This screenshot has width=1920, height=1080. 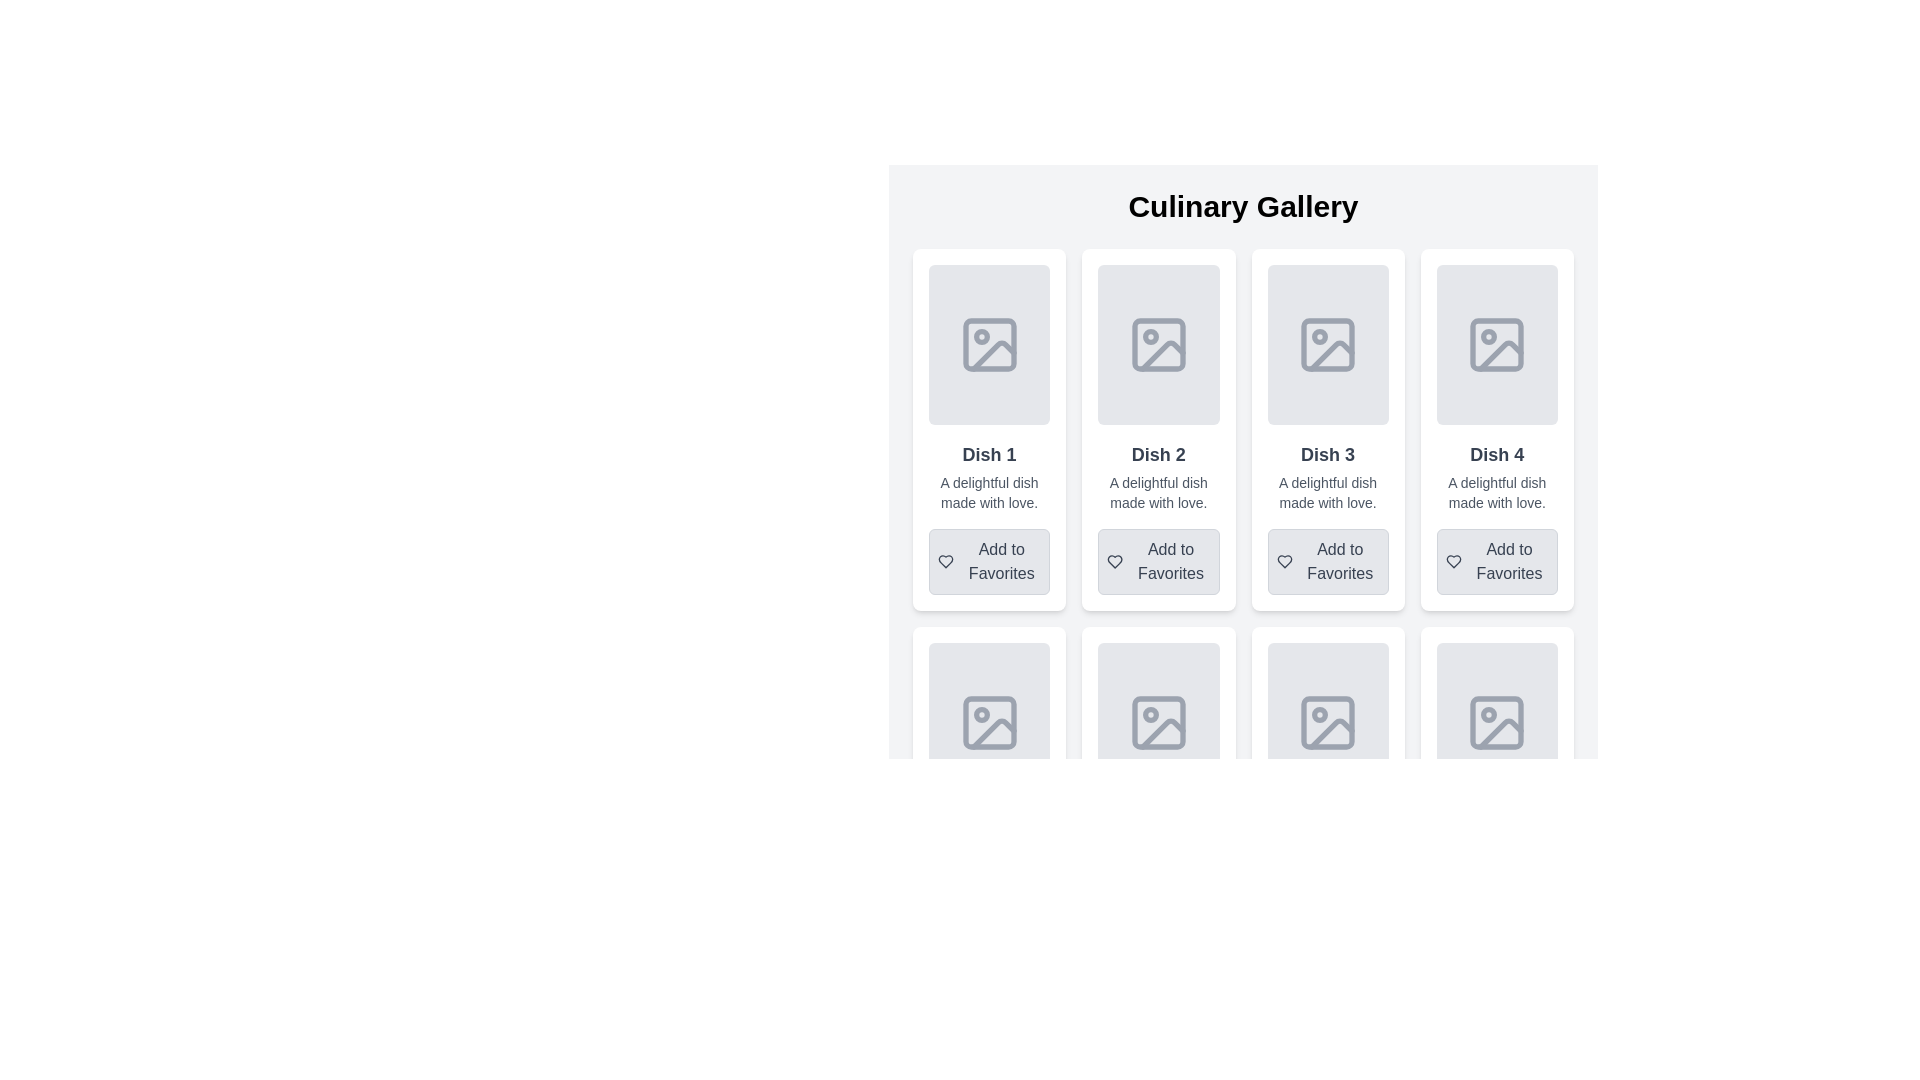 I want to click on the 'Dish 1' text label, which is a bold, medium-sized label on a light gray background, located beneath a placeholder image in the first card of the Culinary Gallery, so click(x=989, y=455).